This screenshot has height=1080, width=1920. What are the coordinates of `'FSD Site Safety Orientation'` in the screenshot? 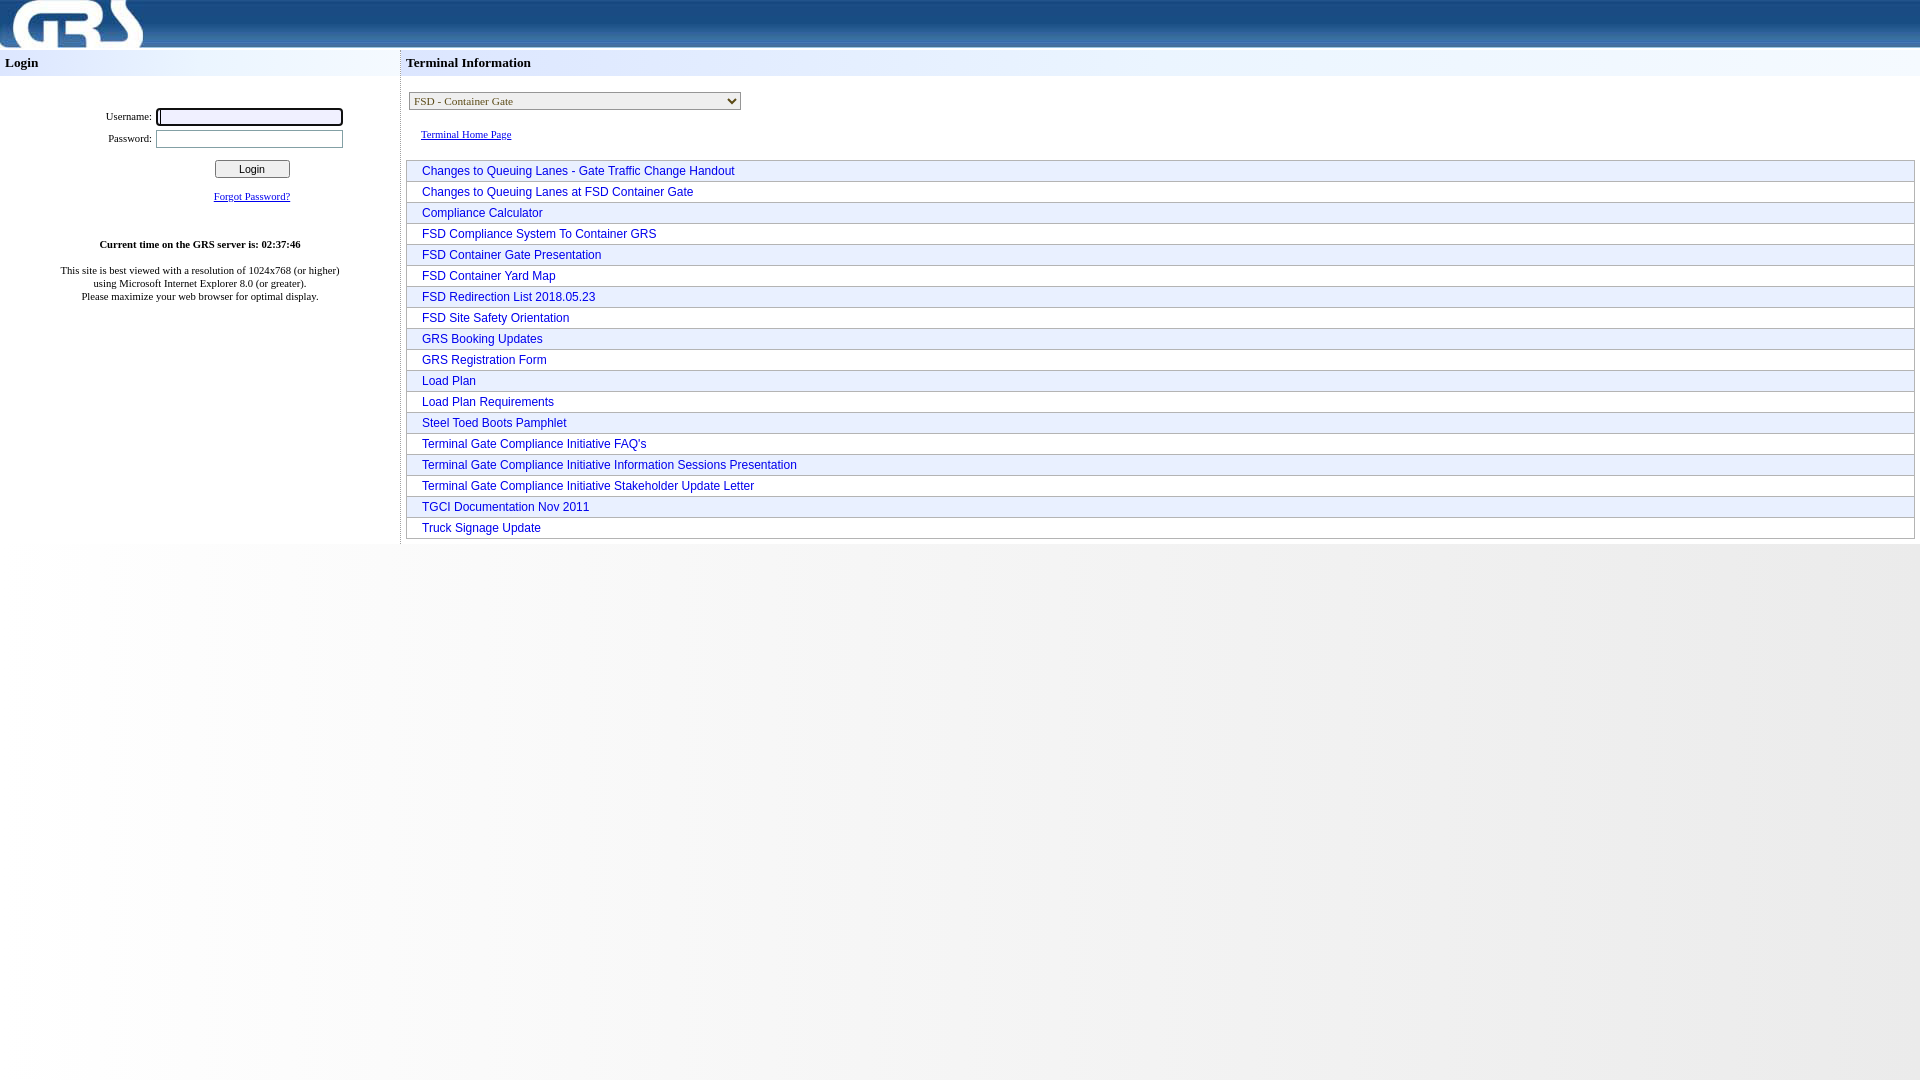 It's located at (411, 316).